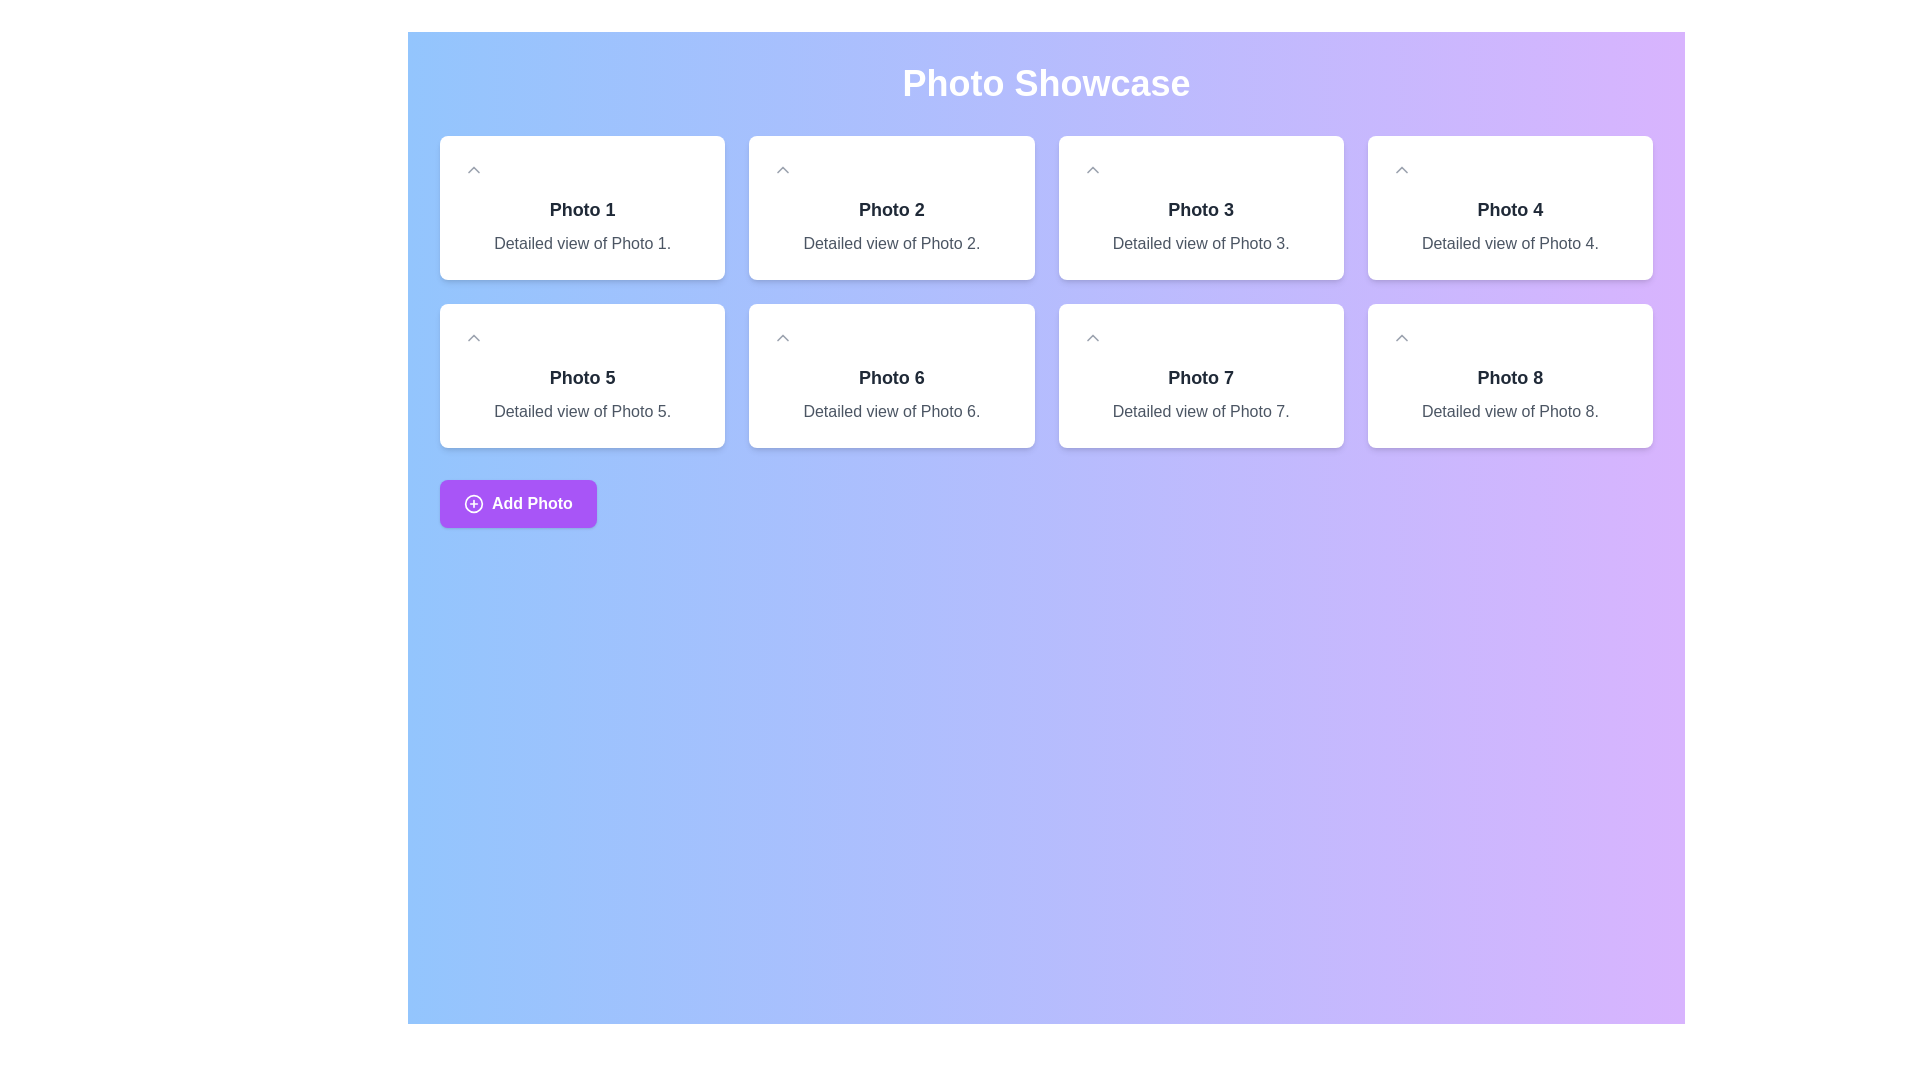  What do you see at coordinates (1200, 242) in the screenshot?
I see `the textual label that says 'Detailed view of Photo 3' located at the bottom of the card for 'Photo 3', which is styled in gray text color` at bounding box center [1200, 242].